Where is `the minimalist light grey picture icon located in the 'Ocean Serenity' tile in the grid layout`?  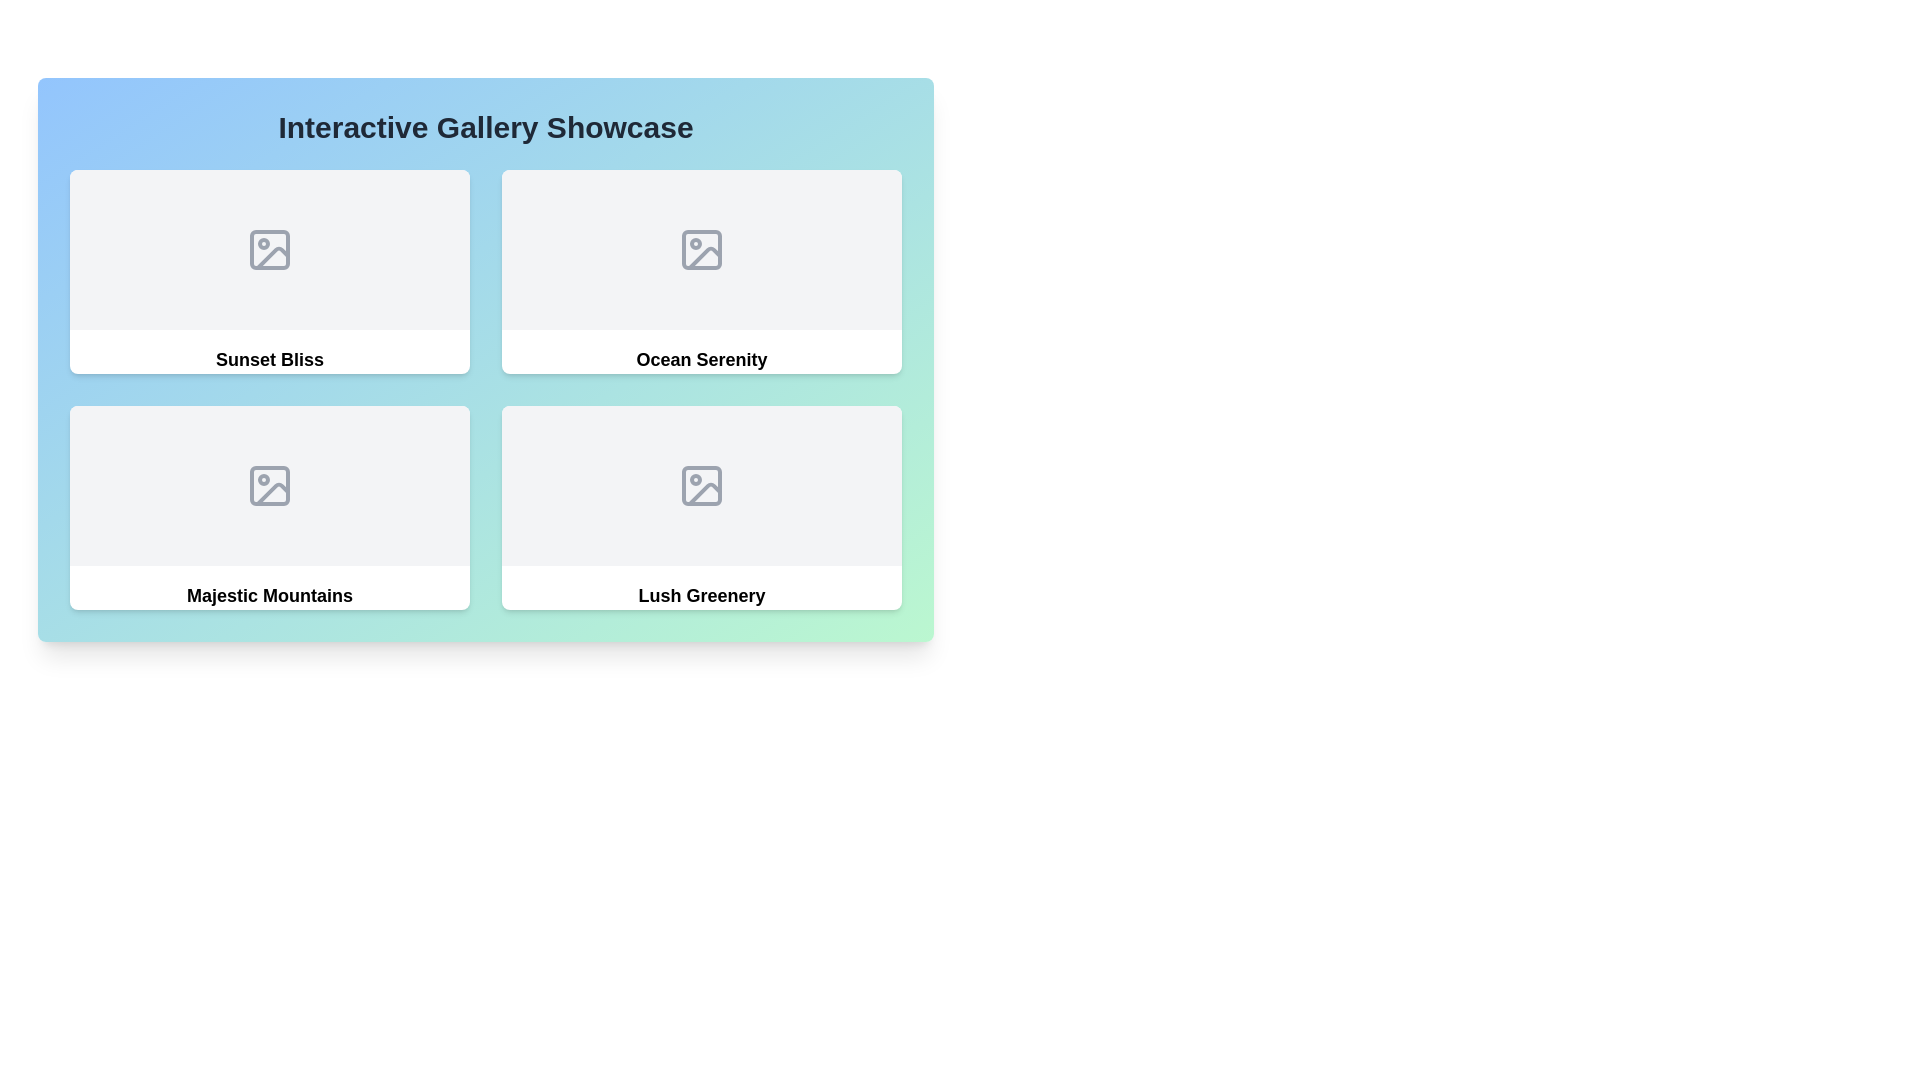
the minimalist light grey picture icon located in the 'Ocean Serenity' tile in the grid layout is located at coordinates (701, 249).